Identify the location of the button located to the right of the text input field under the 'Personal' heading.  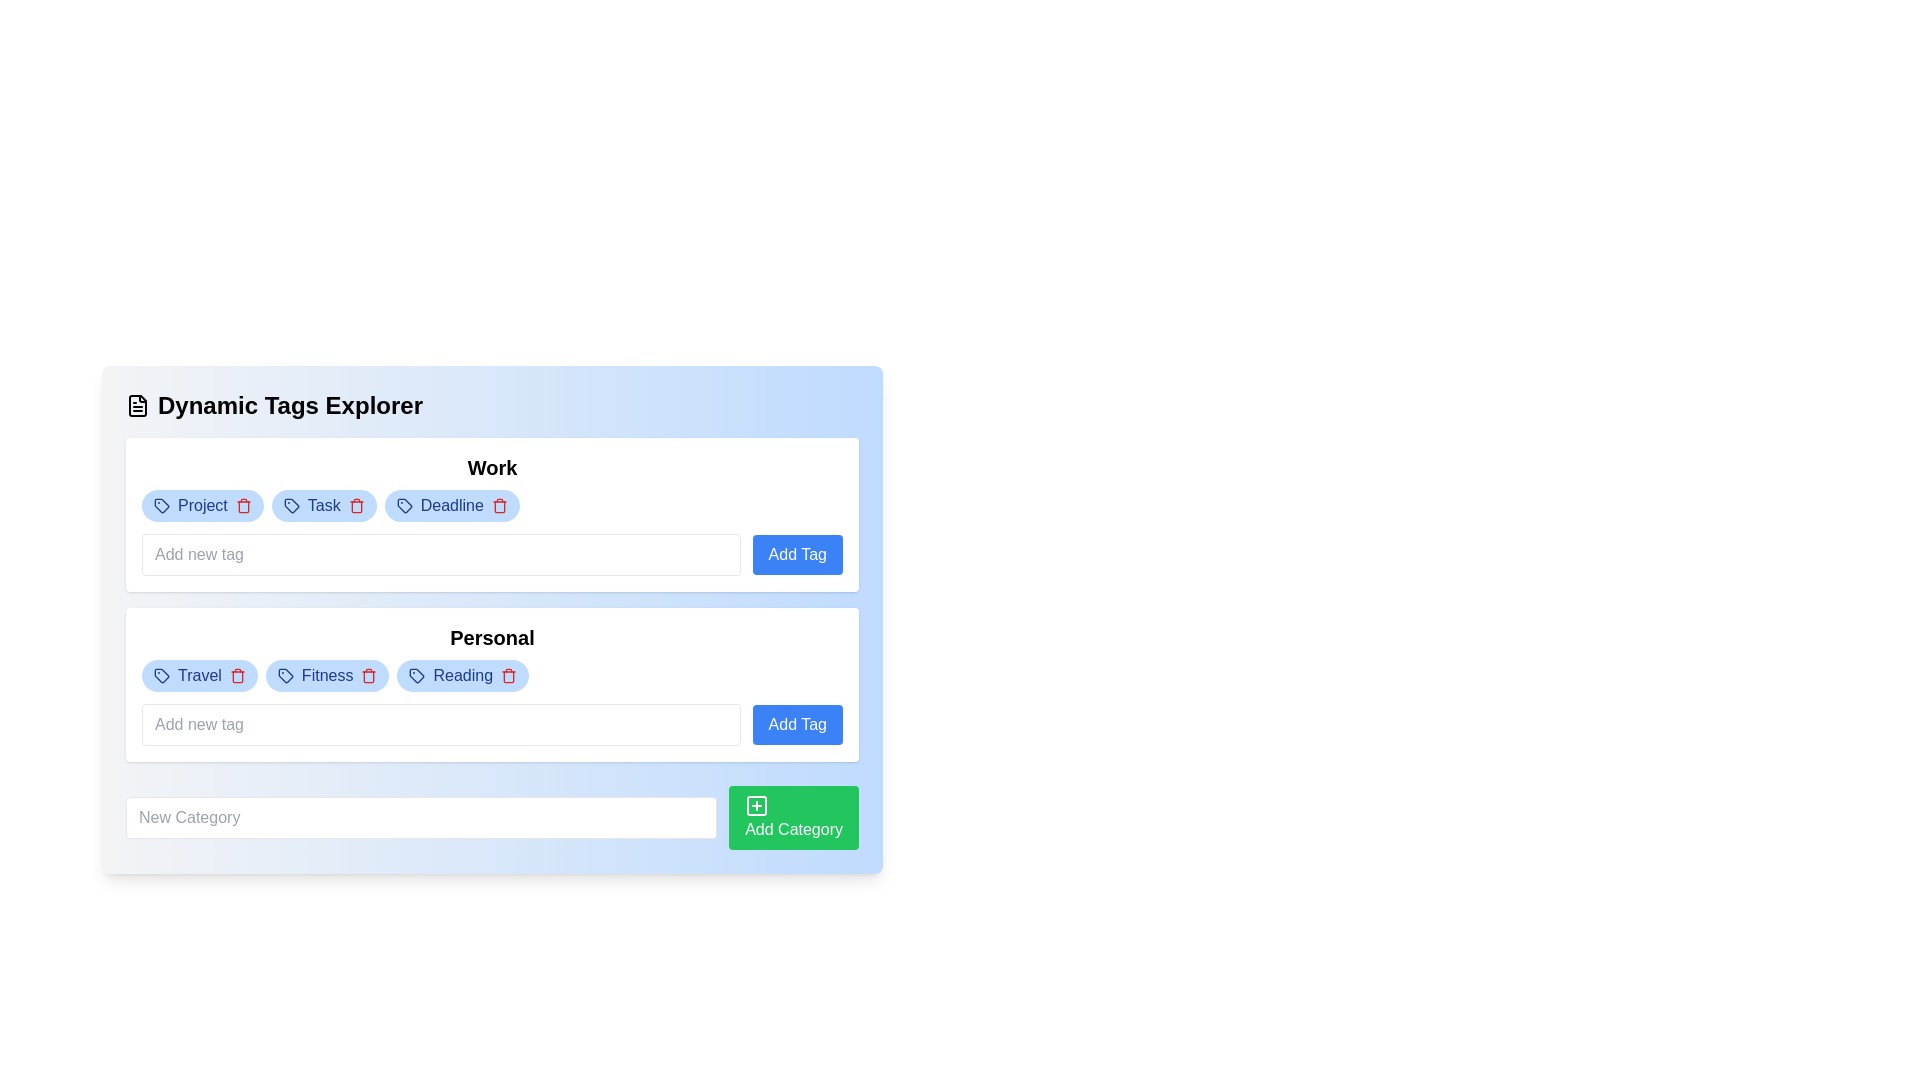
(796, 725).